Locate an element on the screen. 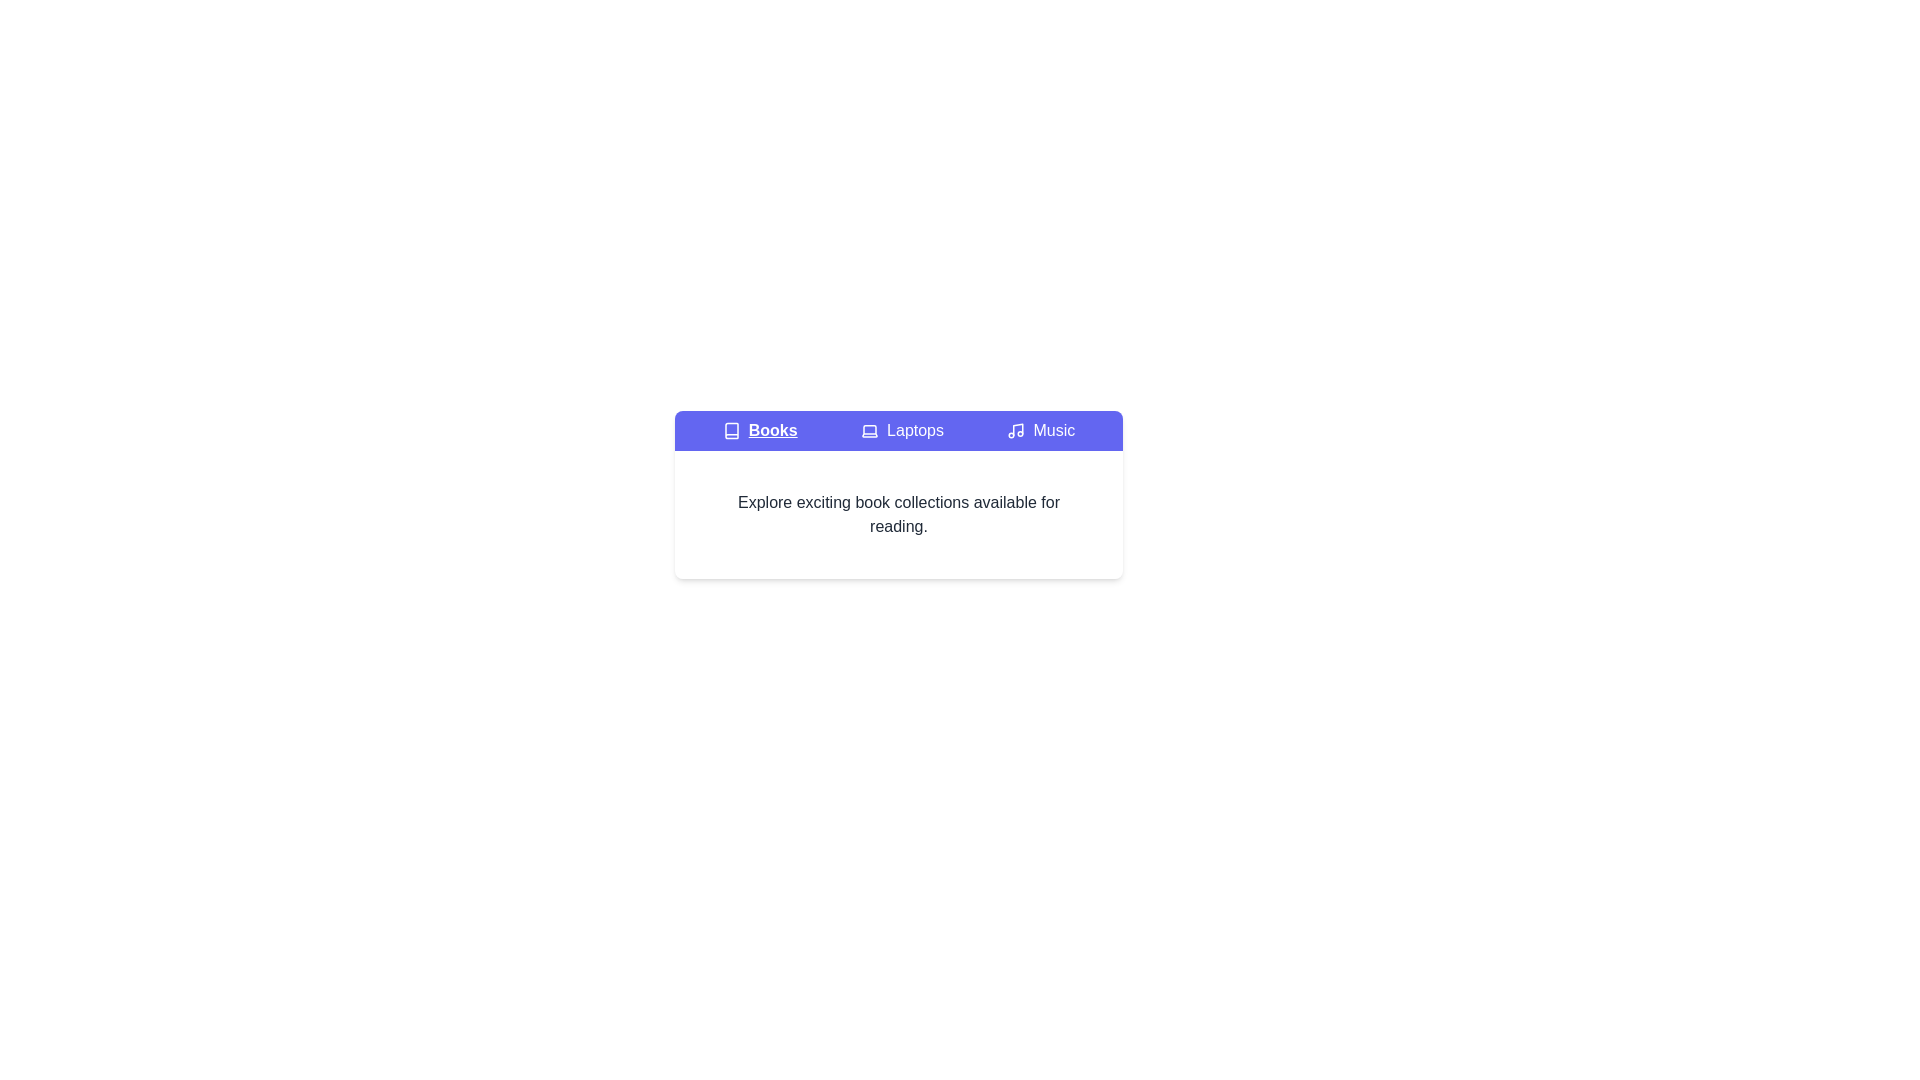 The width and height of the screenshot is (1920, 1080). the Books tab to inspect its title and icon is located at coordinates (758, 430).